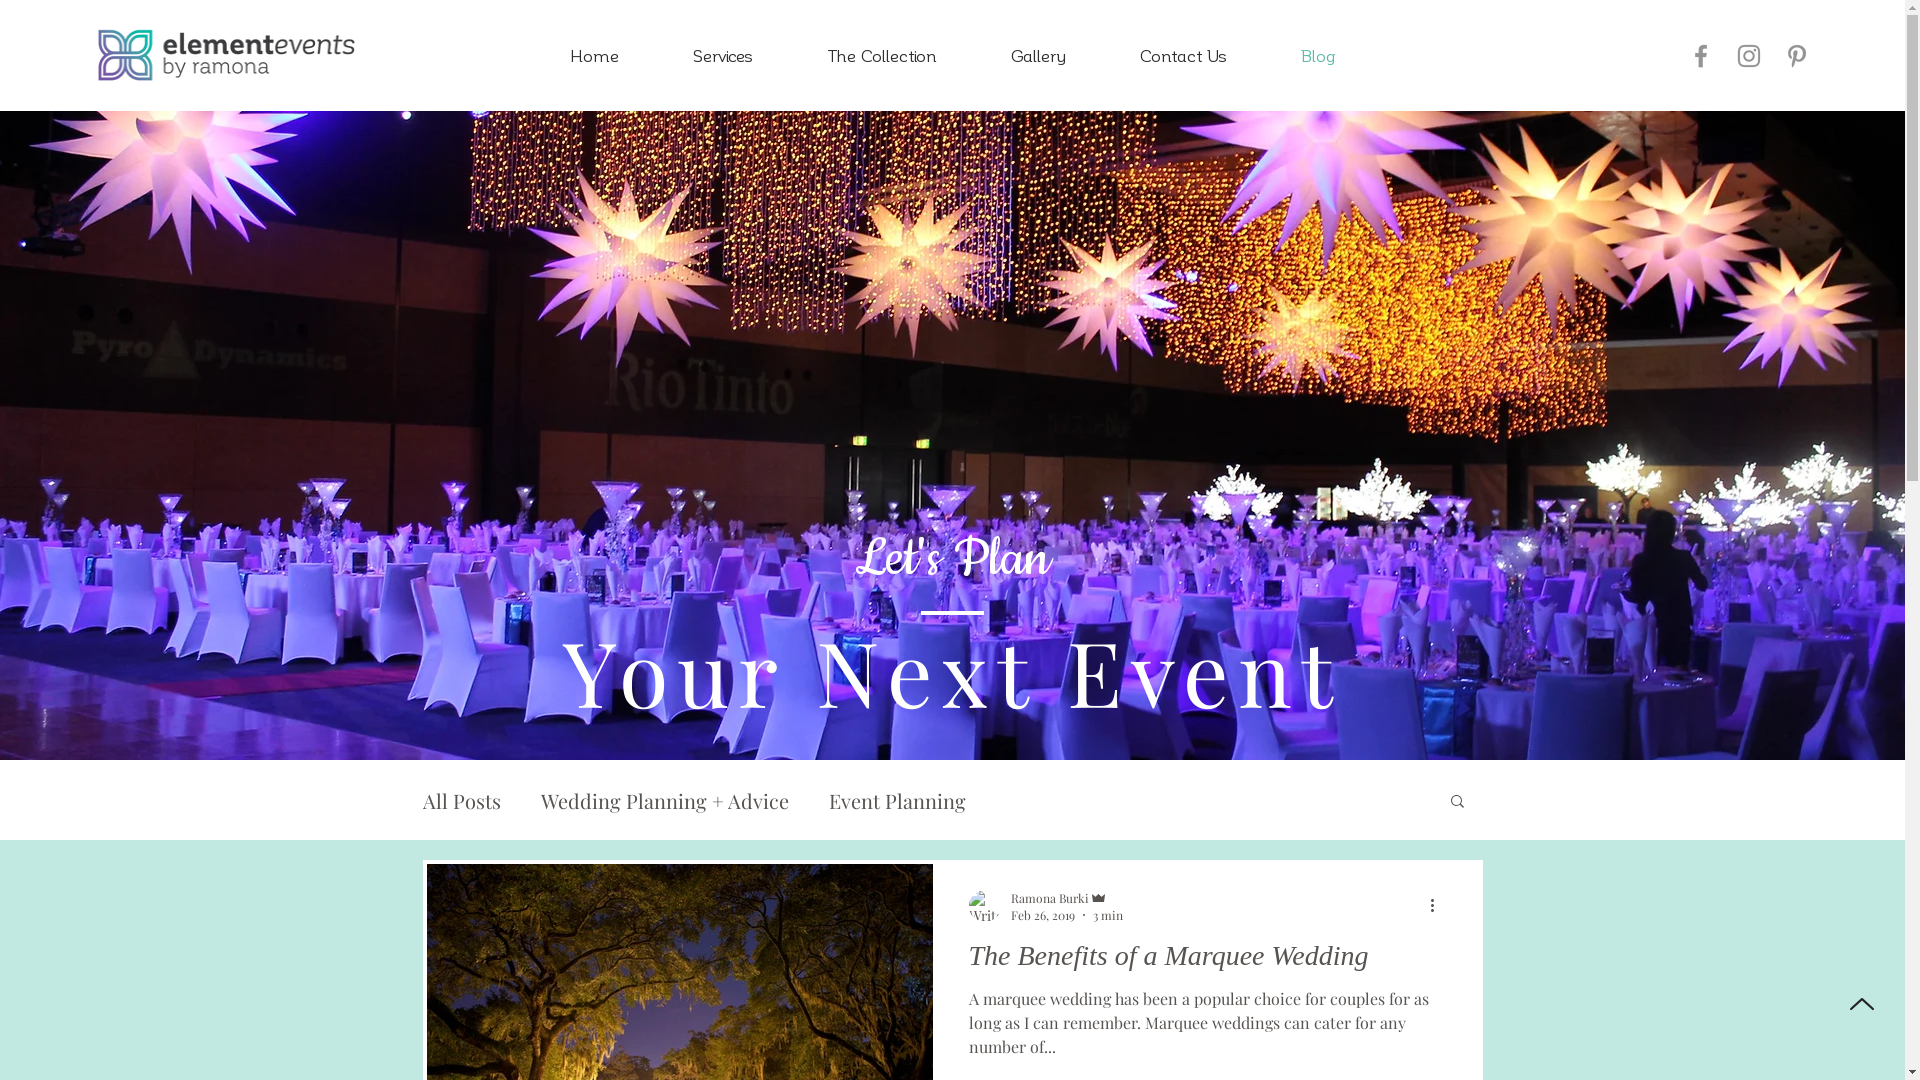 The width and height of the screenshot is (1920, 1080). What do you see at coordinates (1182, 53) in the screenshot?
I see `'Contact Us'` at bounding box center [1182, 53].